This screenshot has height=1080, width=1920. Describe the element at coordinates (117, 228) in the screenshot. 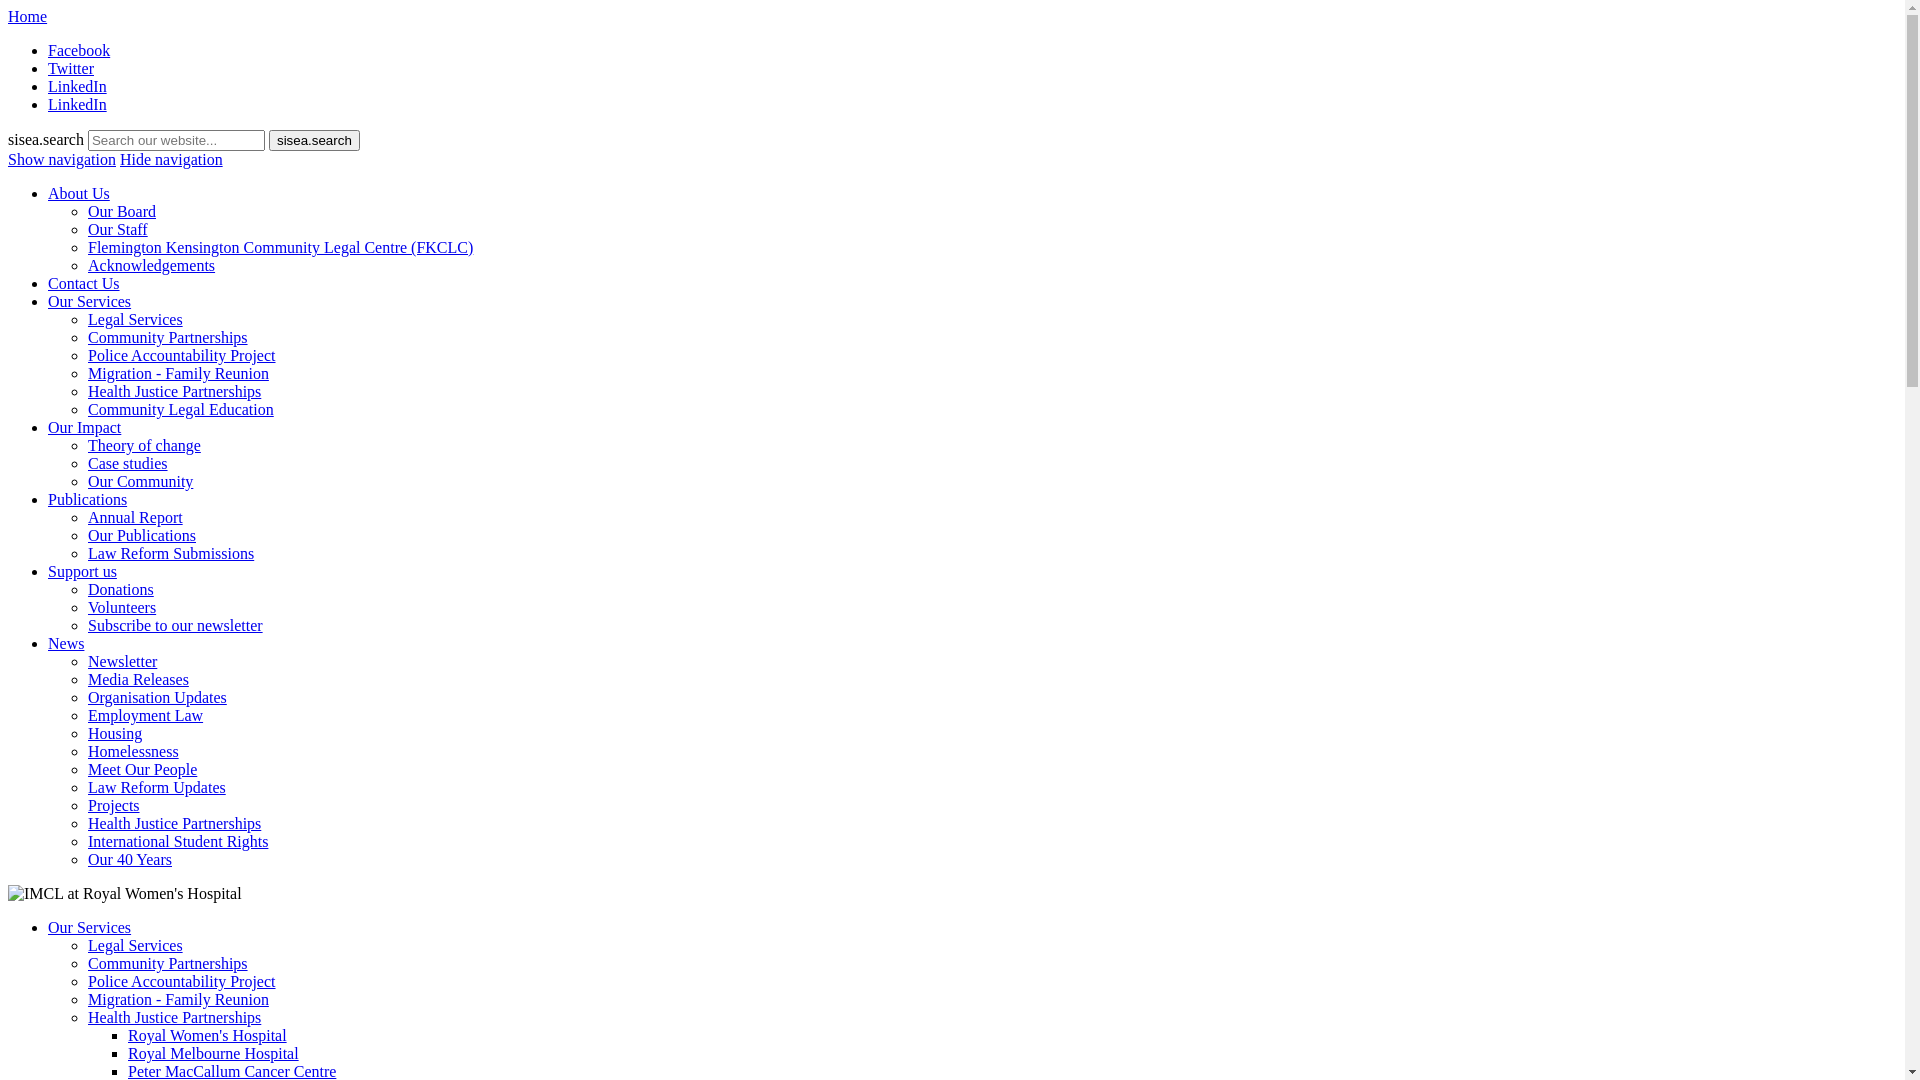

I see `'Our Staff'` at that location.